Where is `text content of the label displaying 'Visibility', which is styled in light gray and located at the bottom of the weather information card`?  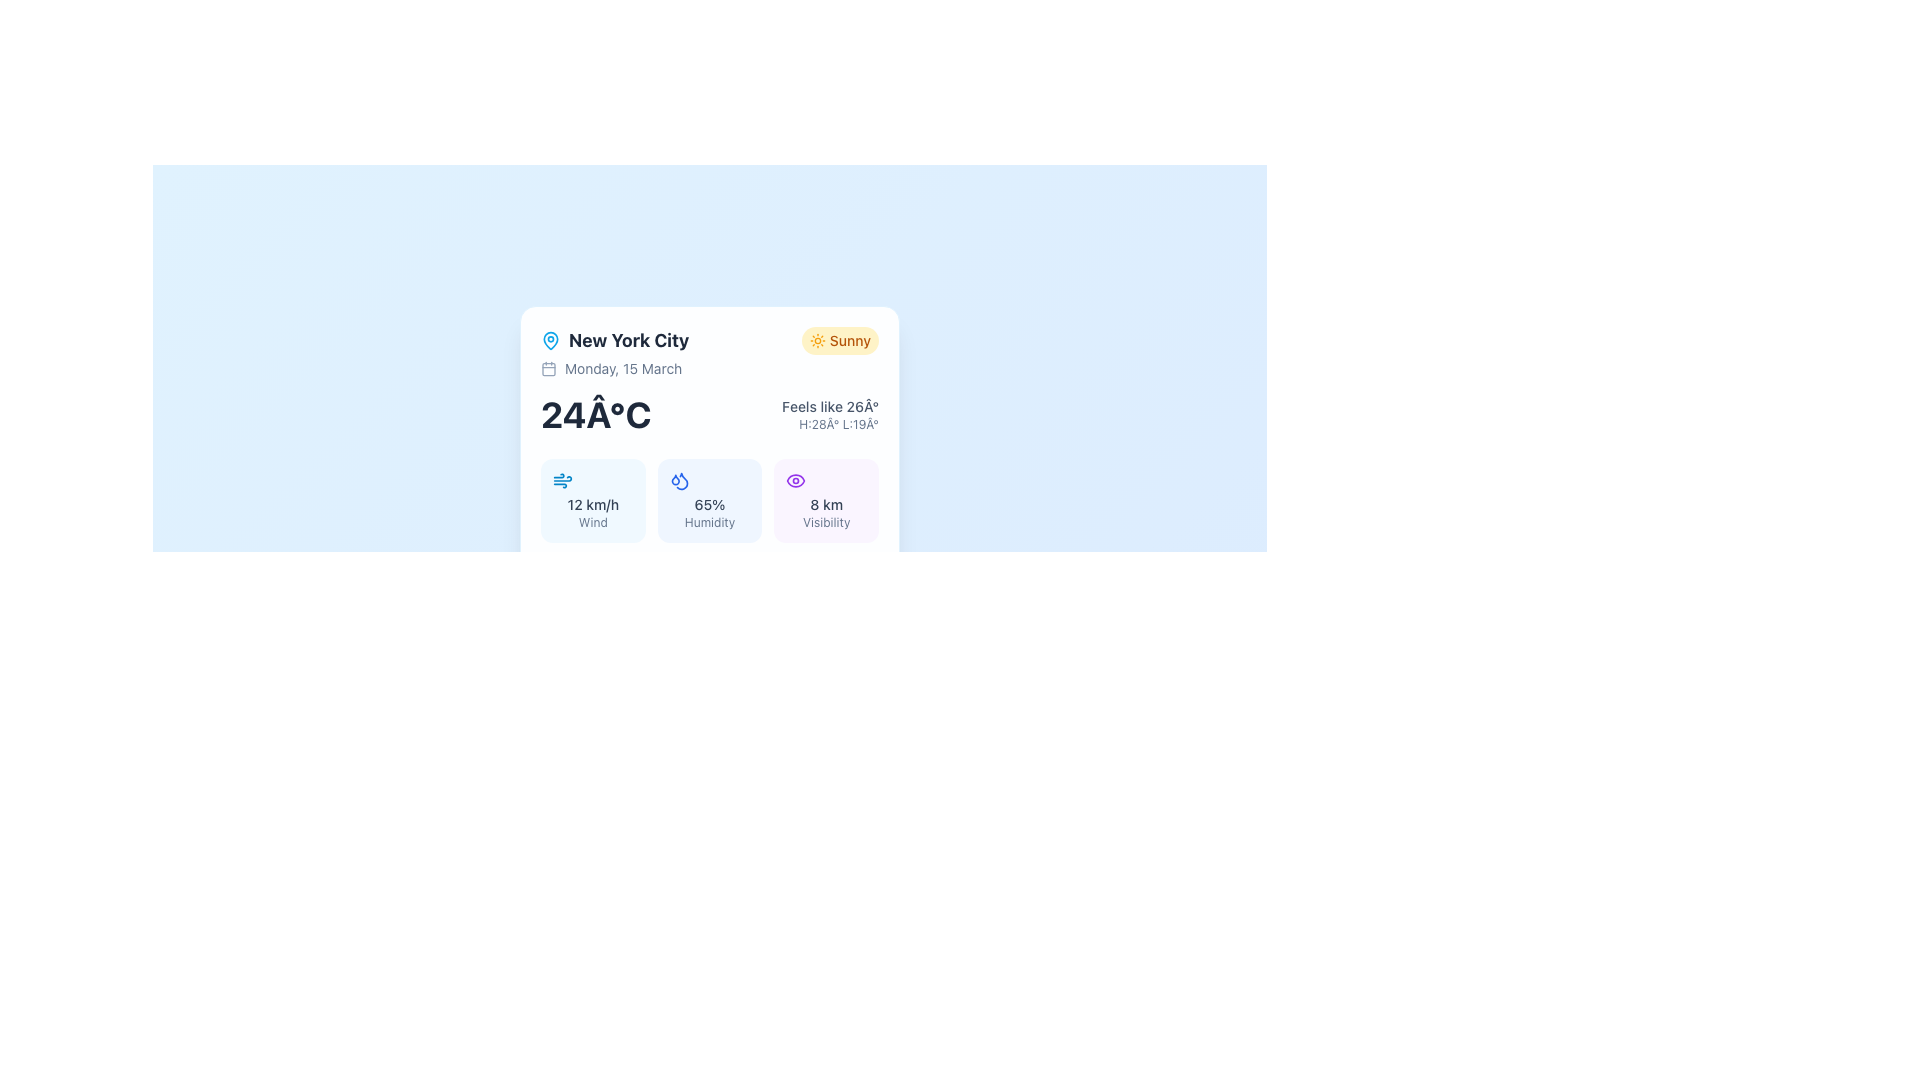
text content of the label displaying 'Visibility', which is styled in light gray and located at the bottom of the weather information card is located at coordinates (826, 522).